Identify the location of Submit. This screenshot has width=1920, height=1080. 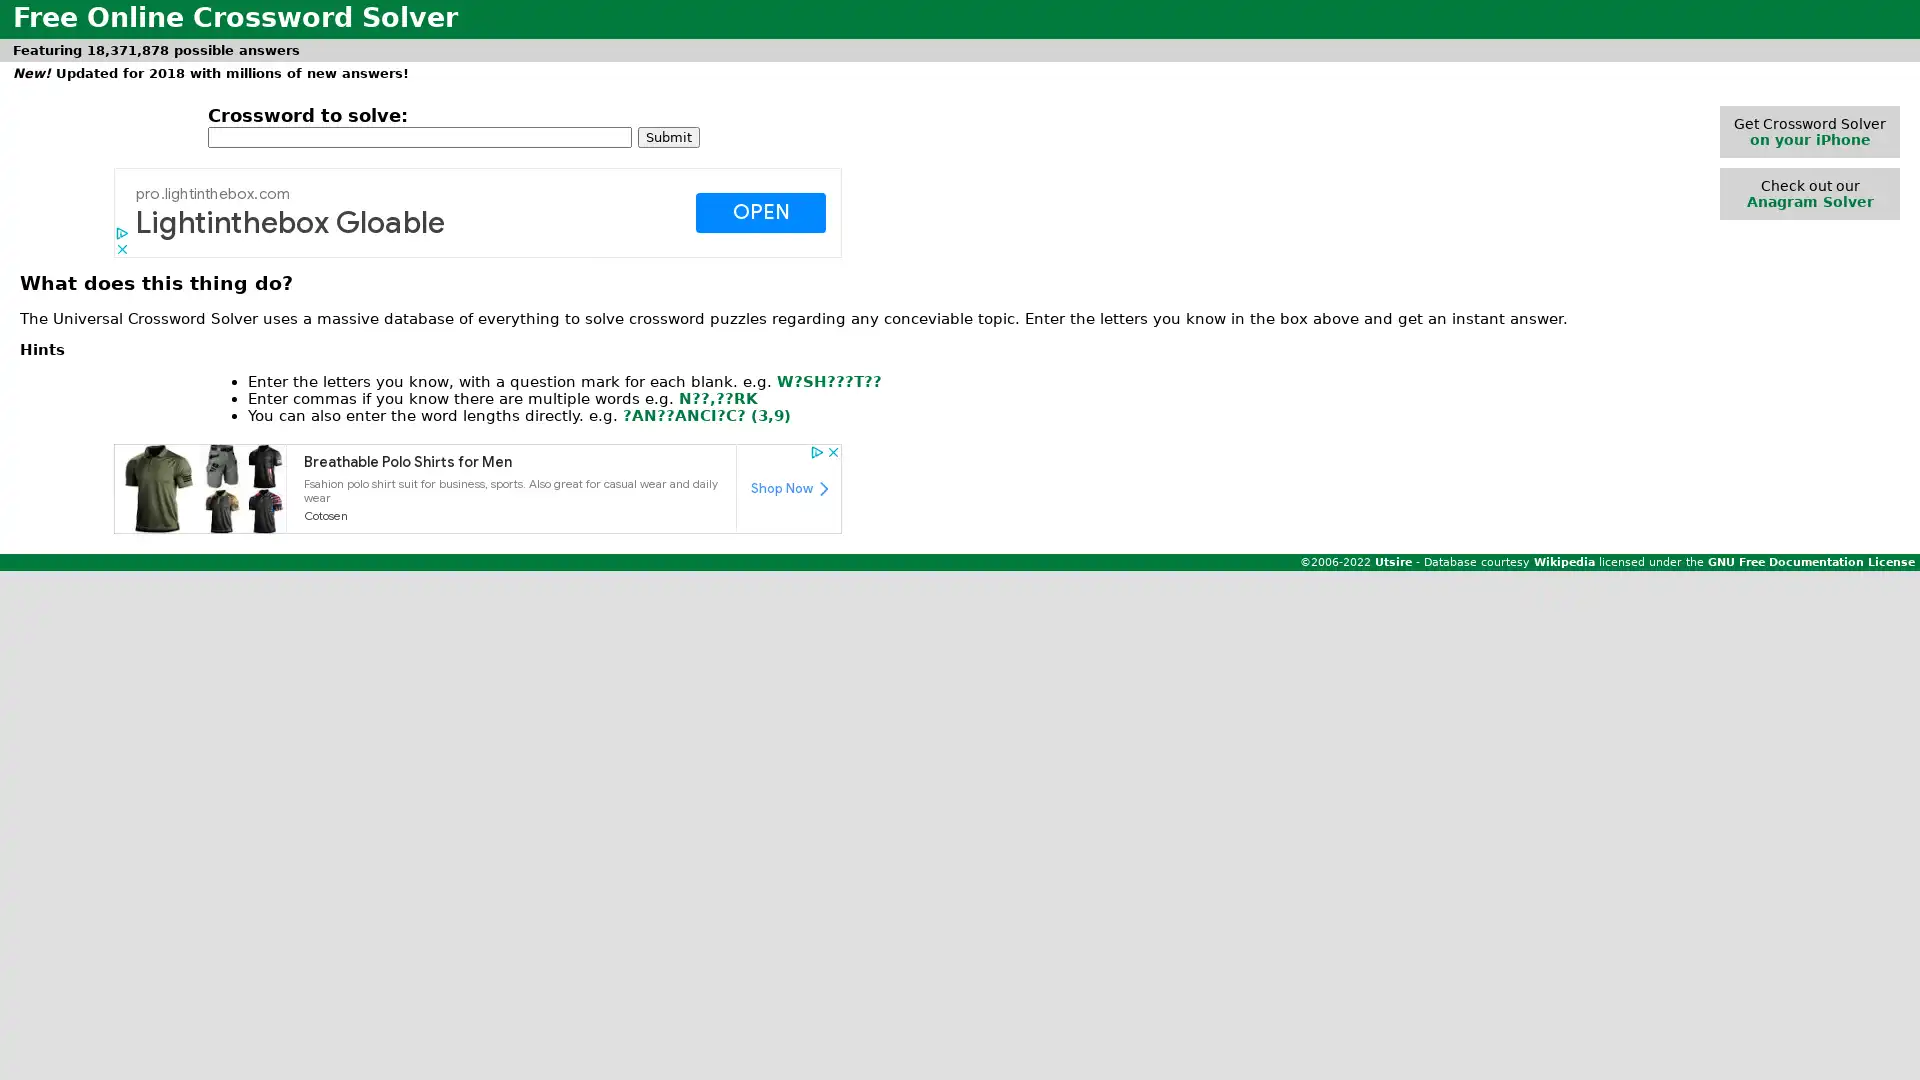
(668, 135).